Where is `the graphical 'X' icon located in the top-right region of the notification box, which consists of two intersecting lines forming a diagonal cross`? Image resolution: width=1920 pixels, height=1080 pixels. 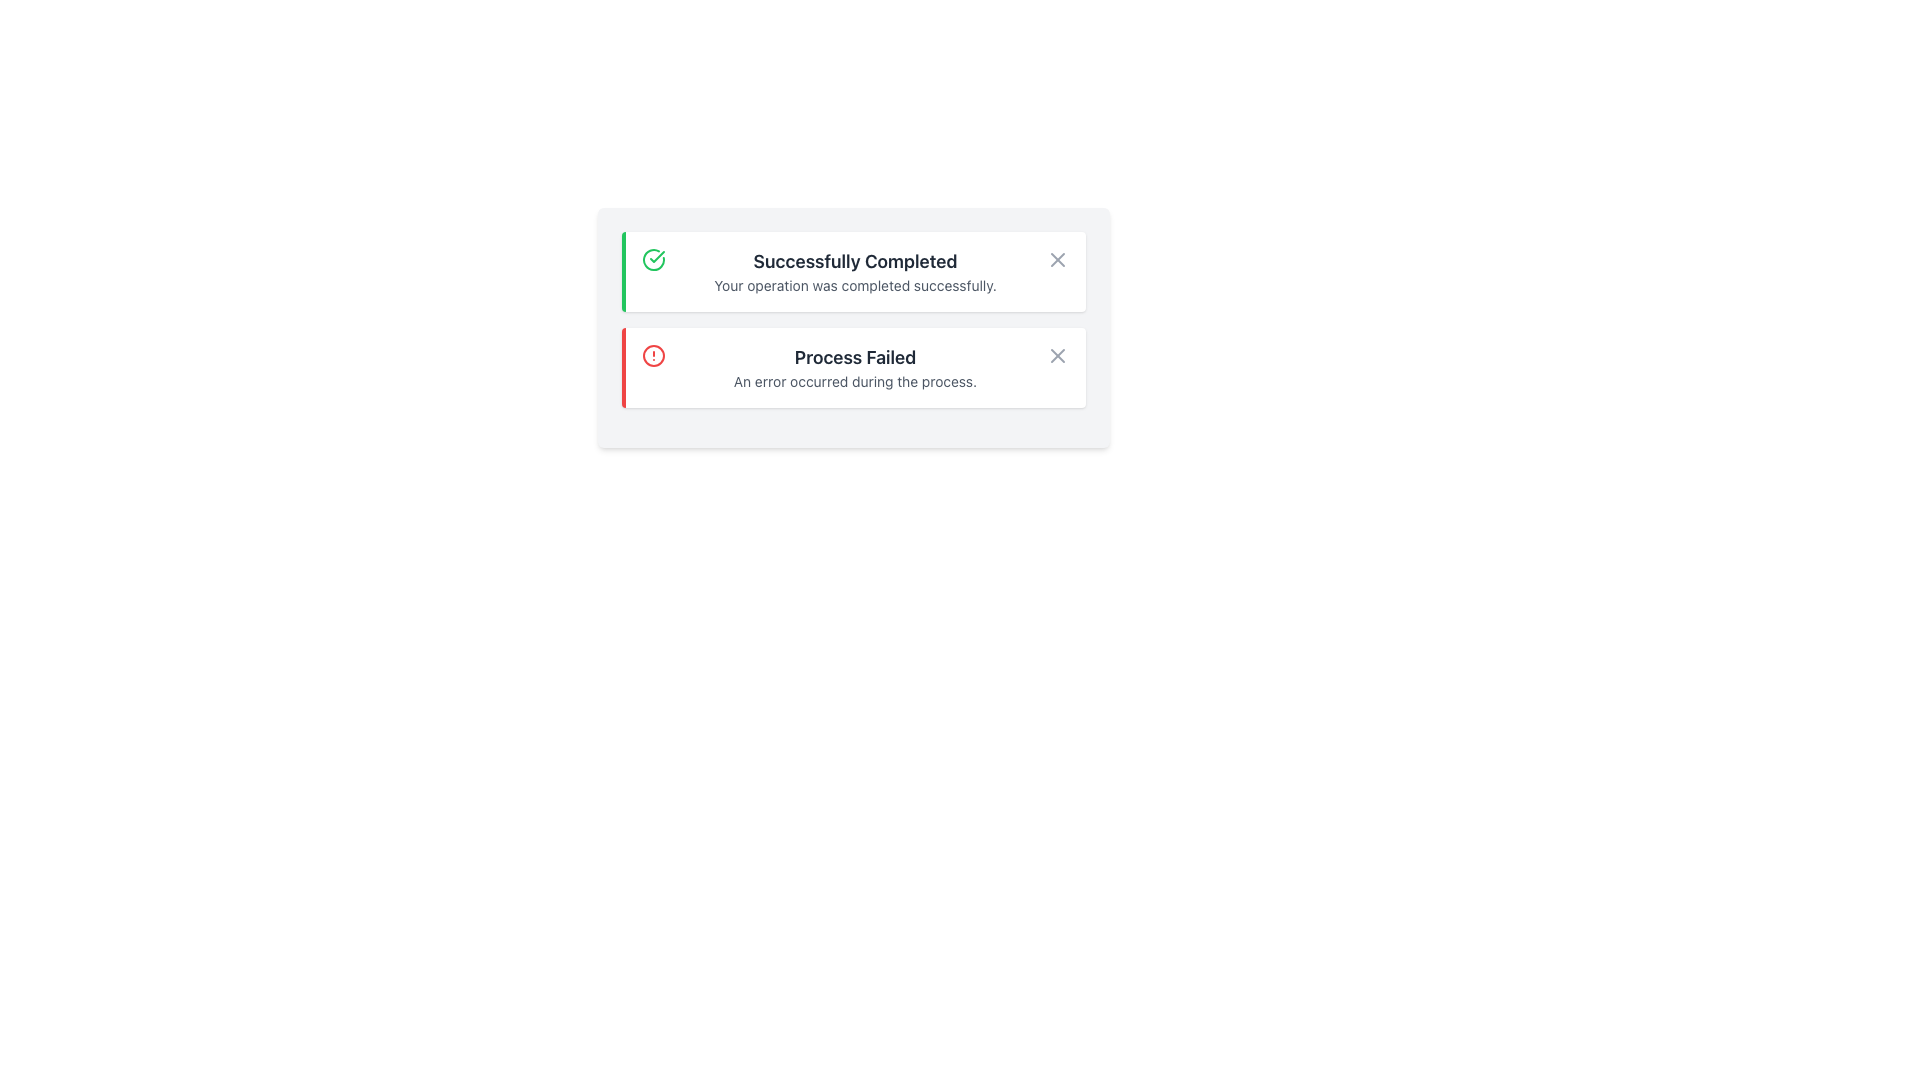 the graphical 'X' icon located in the top-right region of the notification box, which consists of two intersecting lines forming a diagonal cross is located at coordinates (1056, 354).